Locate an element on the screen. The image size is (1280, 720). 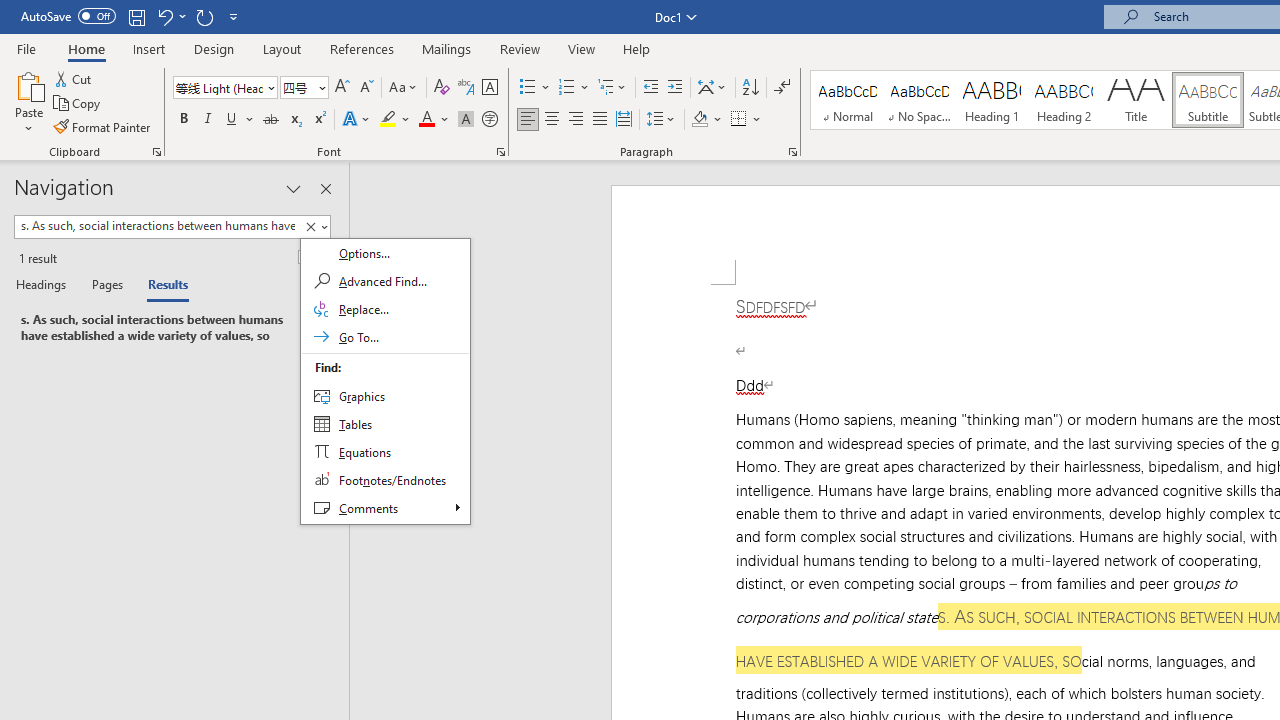
'Copy' is located at coordinates (78, 103).